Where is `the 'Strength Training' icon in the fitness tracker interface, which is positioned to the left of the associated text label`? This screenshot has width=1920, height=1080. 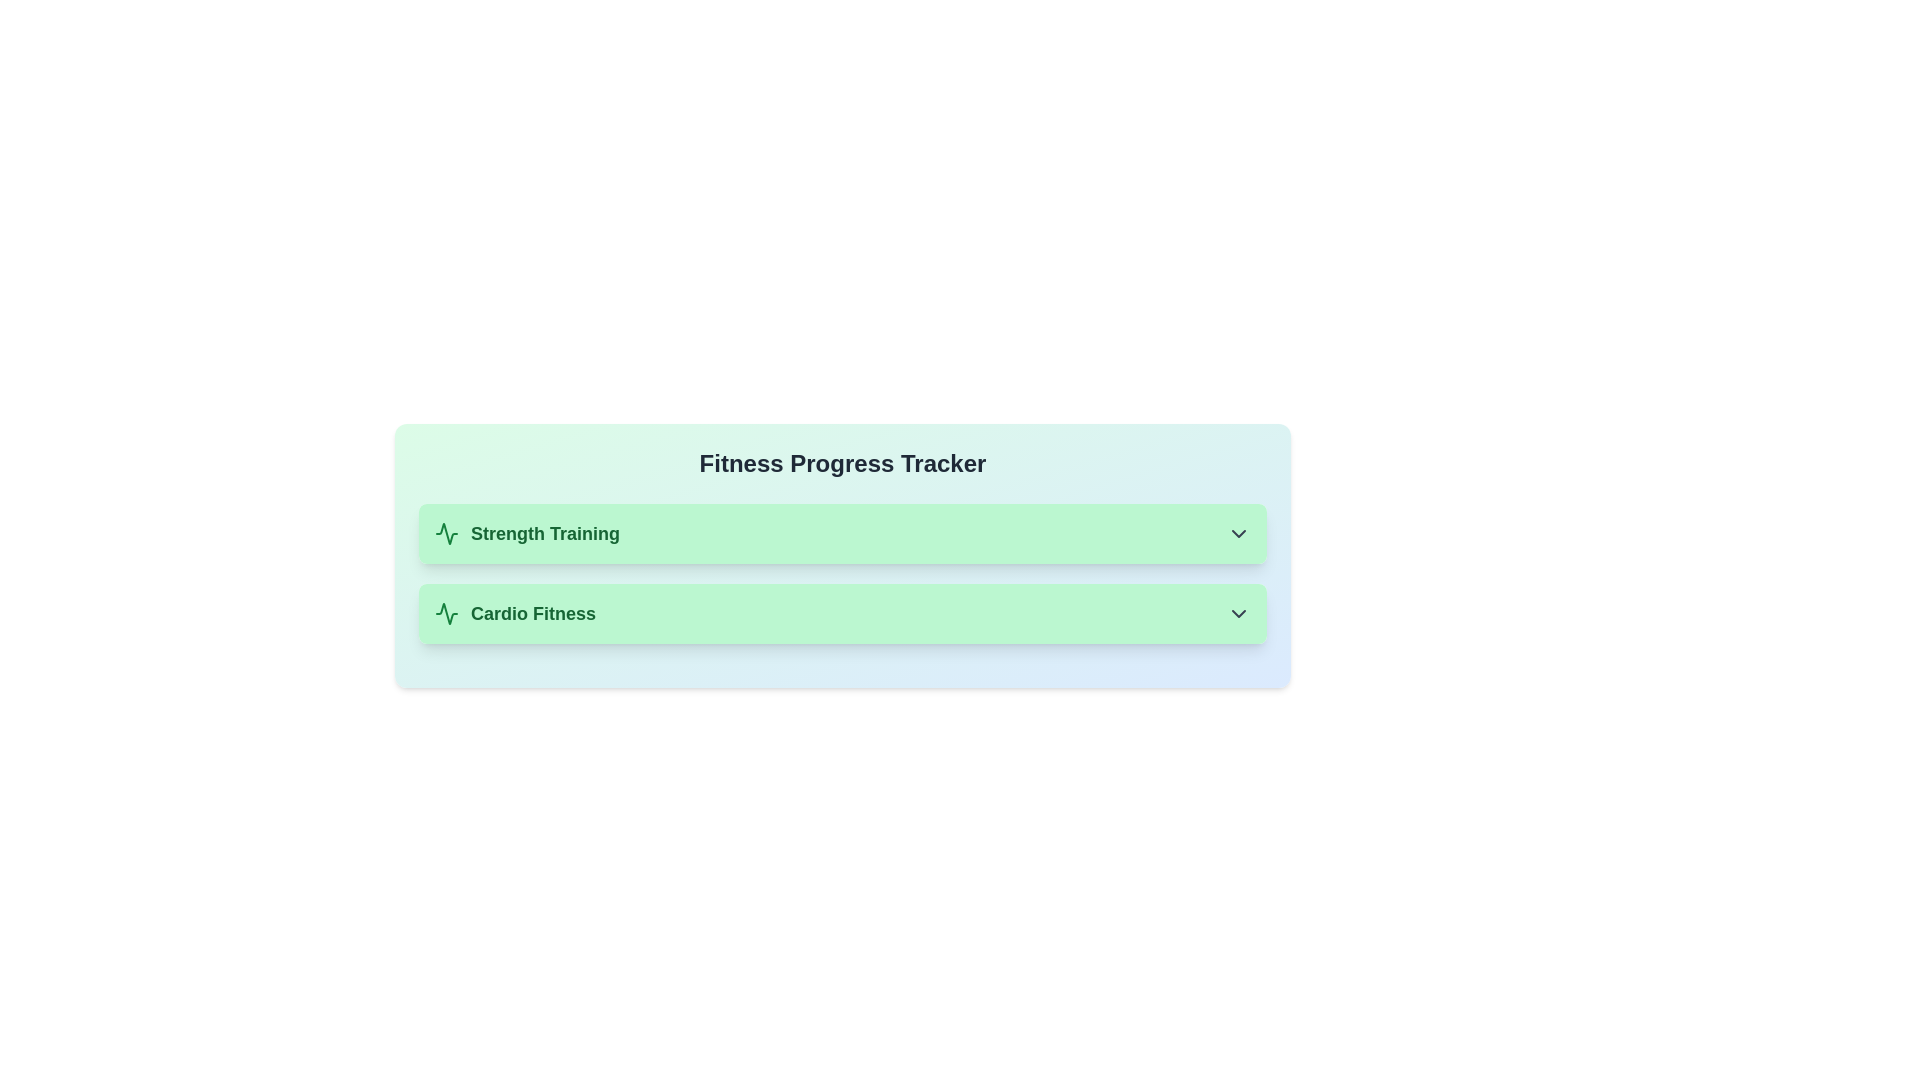 the 'Strength Training' icon in the fitness tracker interface, which is positioned to the left of the associated text label is located at coordinates (445, 532).